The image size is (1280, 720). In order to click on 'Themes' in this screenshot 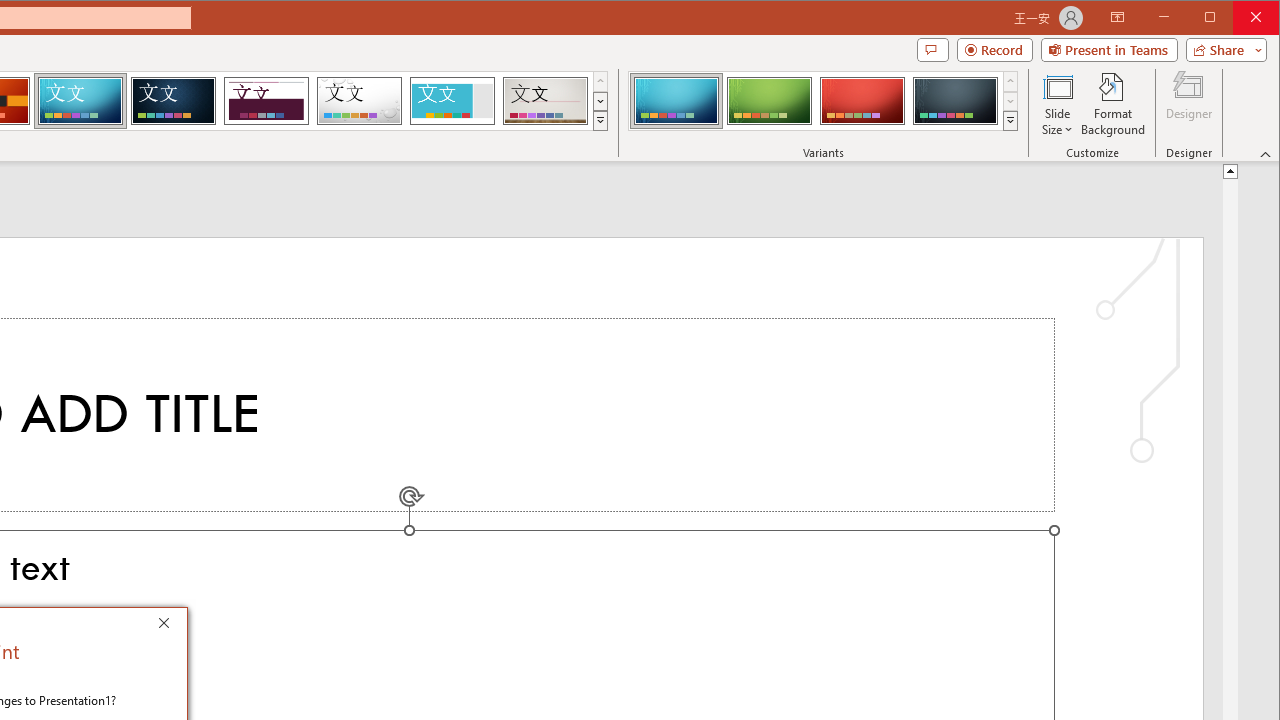, I will do `click(599, 120)`.